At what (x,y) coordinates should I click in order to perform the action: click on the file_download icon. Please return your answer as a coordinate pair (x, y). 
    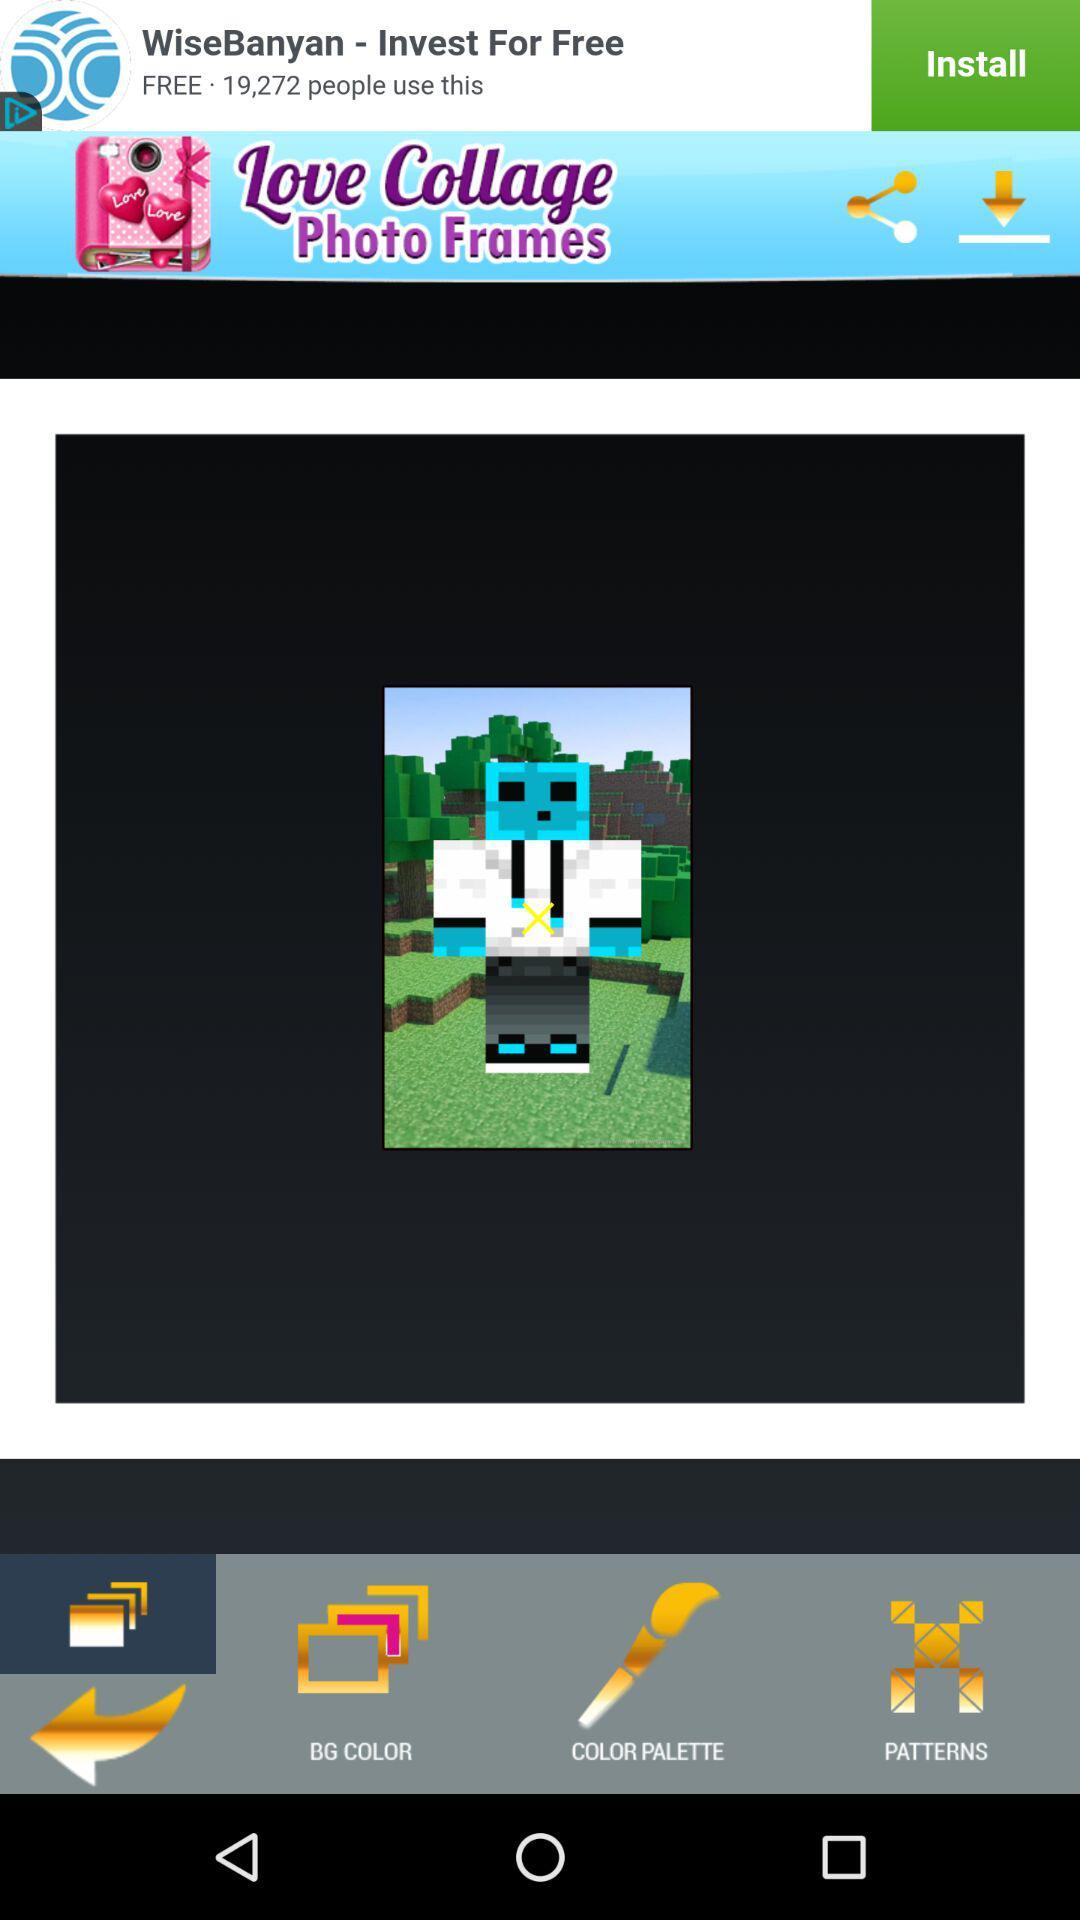
    Looking at the image, I should click on (1005, 221).